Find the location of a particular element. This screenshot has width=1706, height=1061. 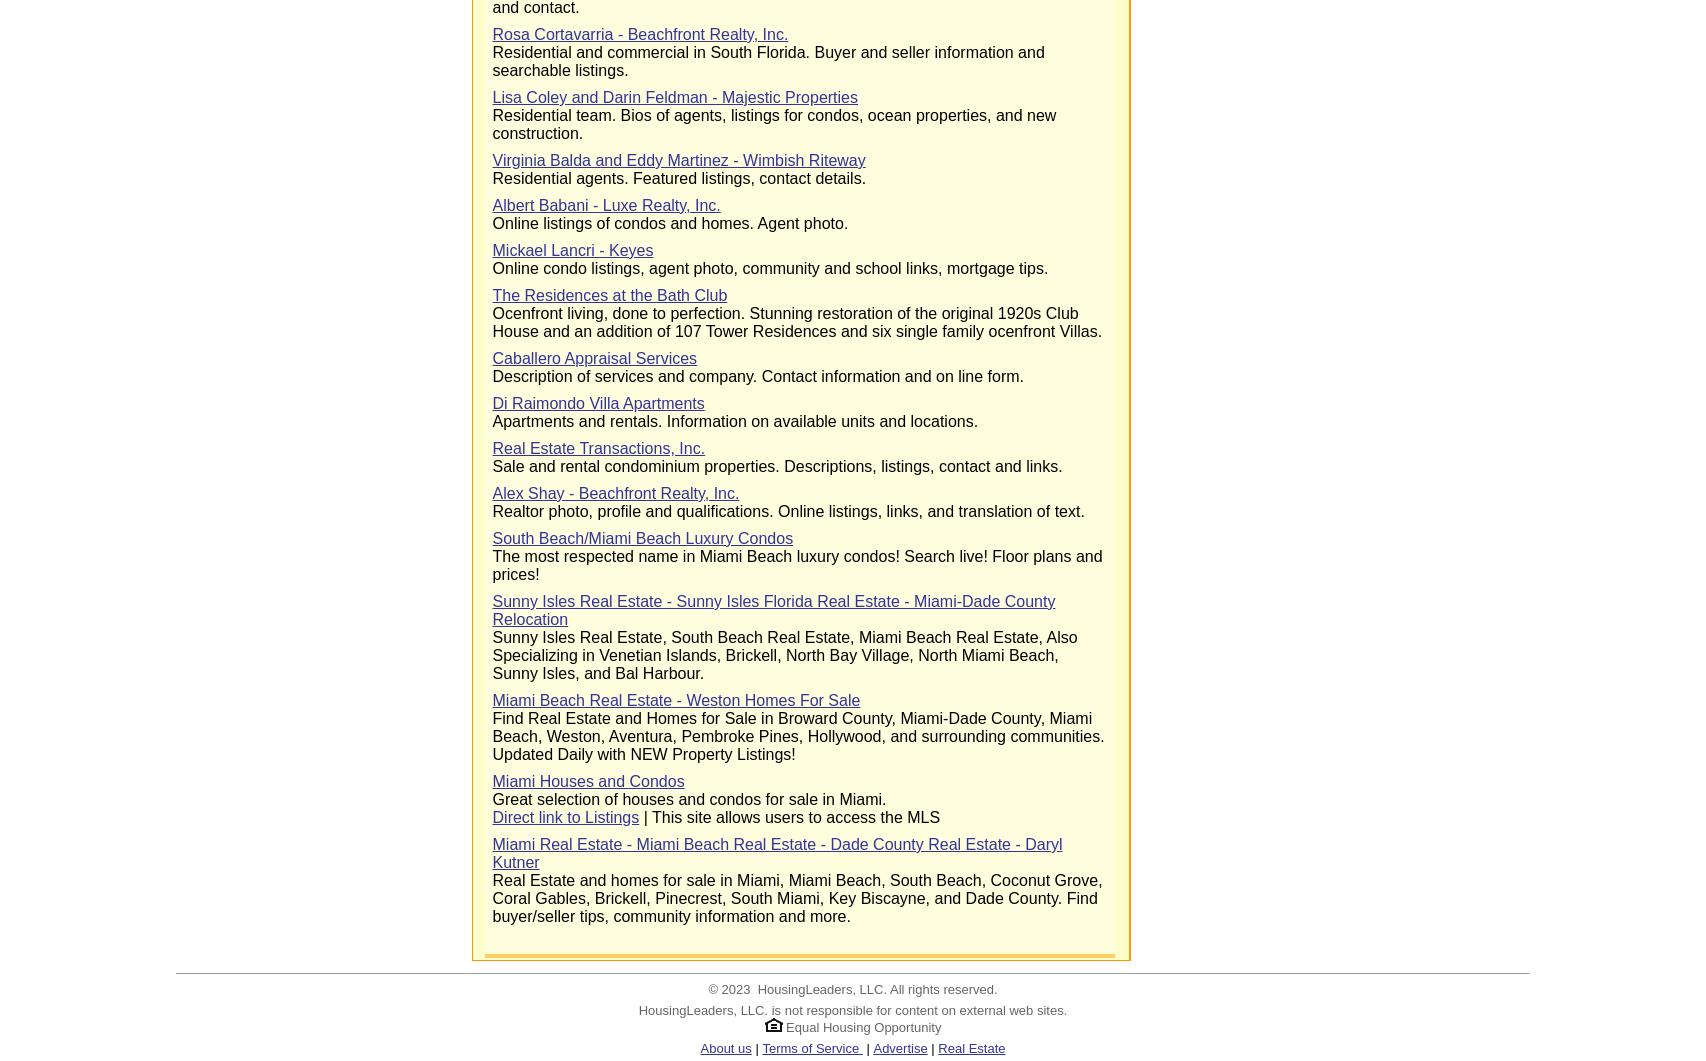

'Lisa Coley and Darin Feldman - Majestic Properties' is located at coordinates (491, 97).